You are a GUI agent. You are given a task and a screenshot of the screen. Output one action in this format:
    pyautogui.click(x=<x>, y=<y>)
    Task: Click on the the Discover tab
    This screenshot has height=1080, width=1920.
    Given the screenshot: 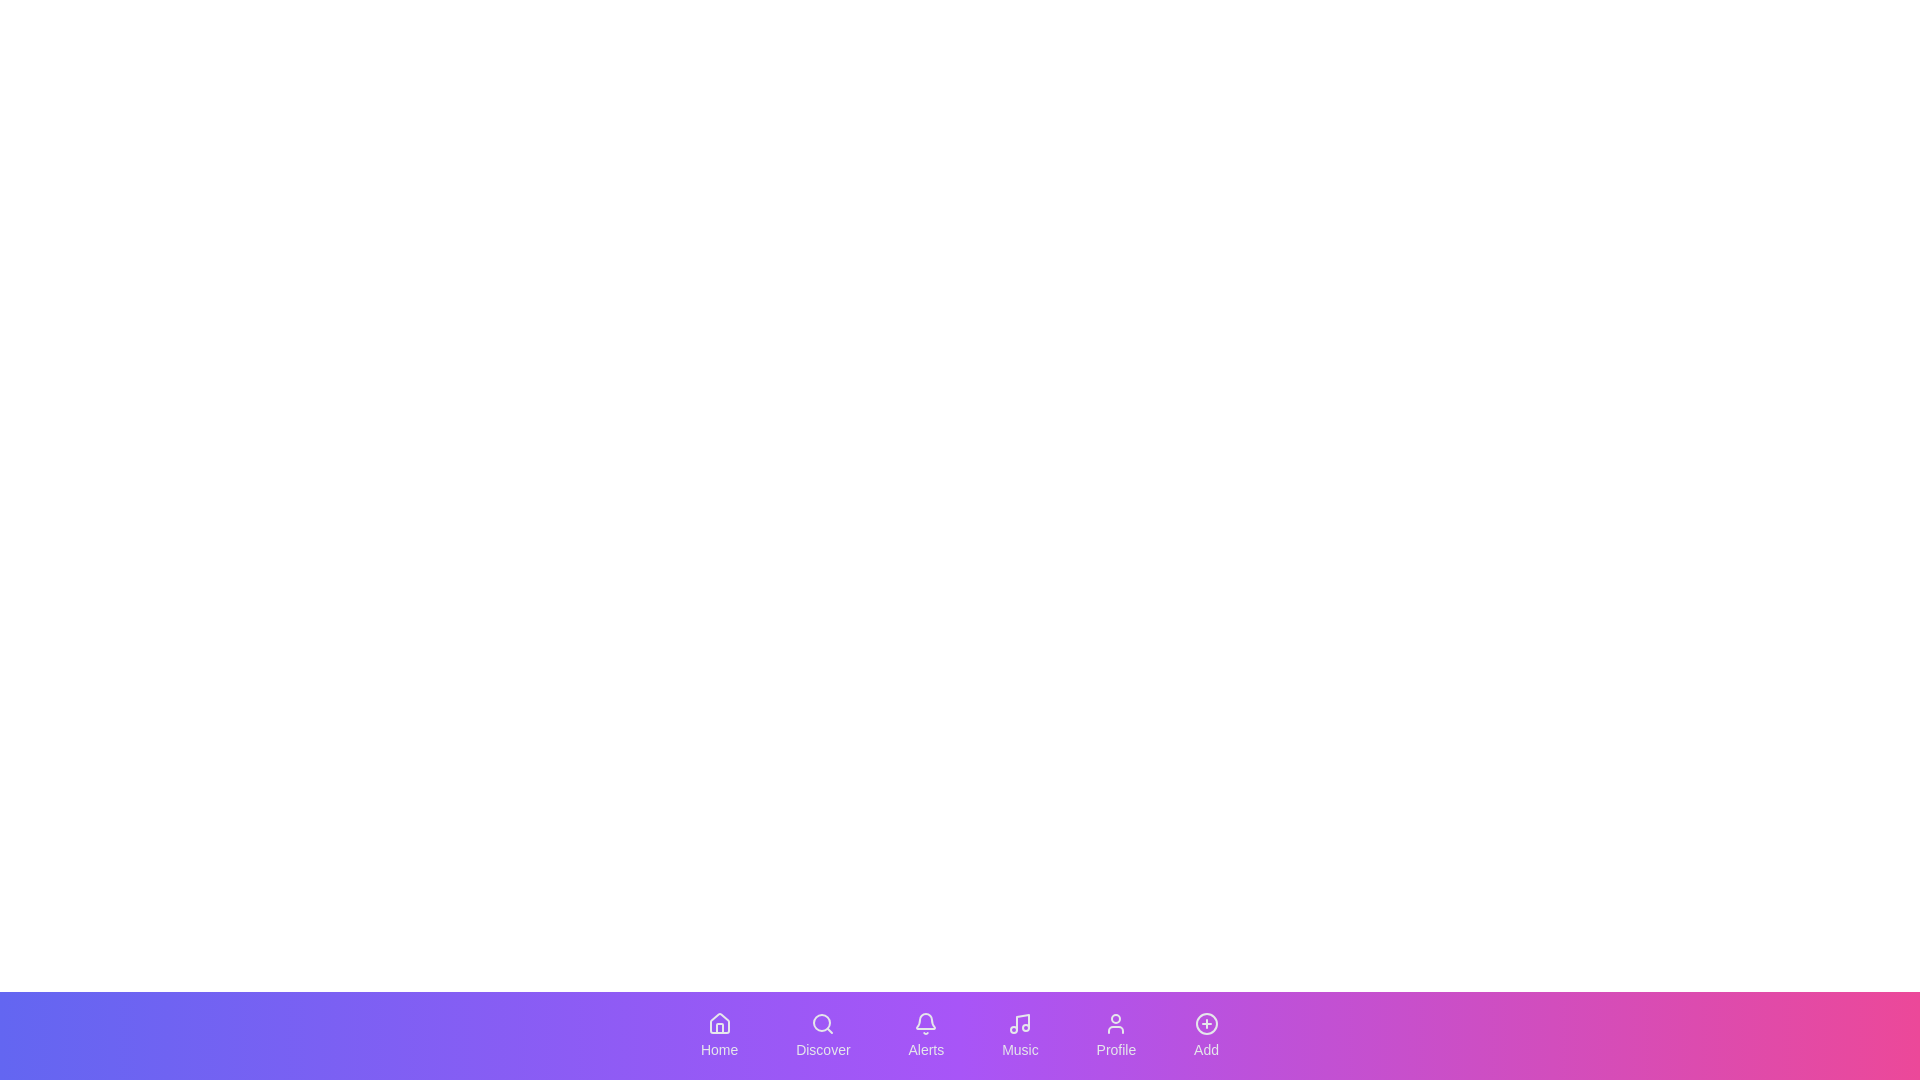 What is the action you would take?
    pyautogui.click(x=823, y=1035)
    